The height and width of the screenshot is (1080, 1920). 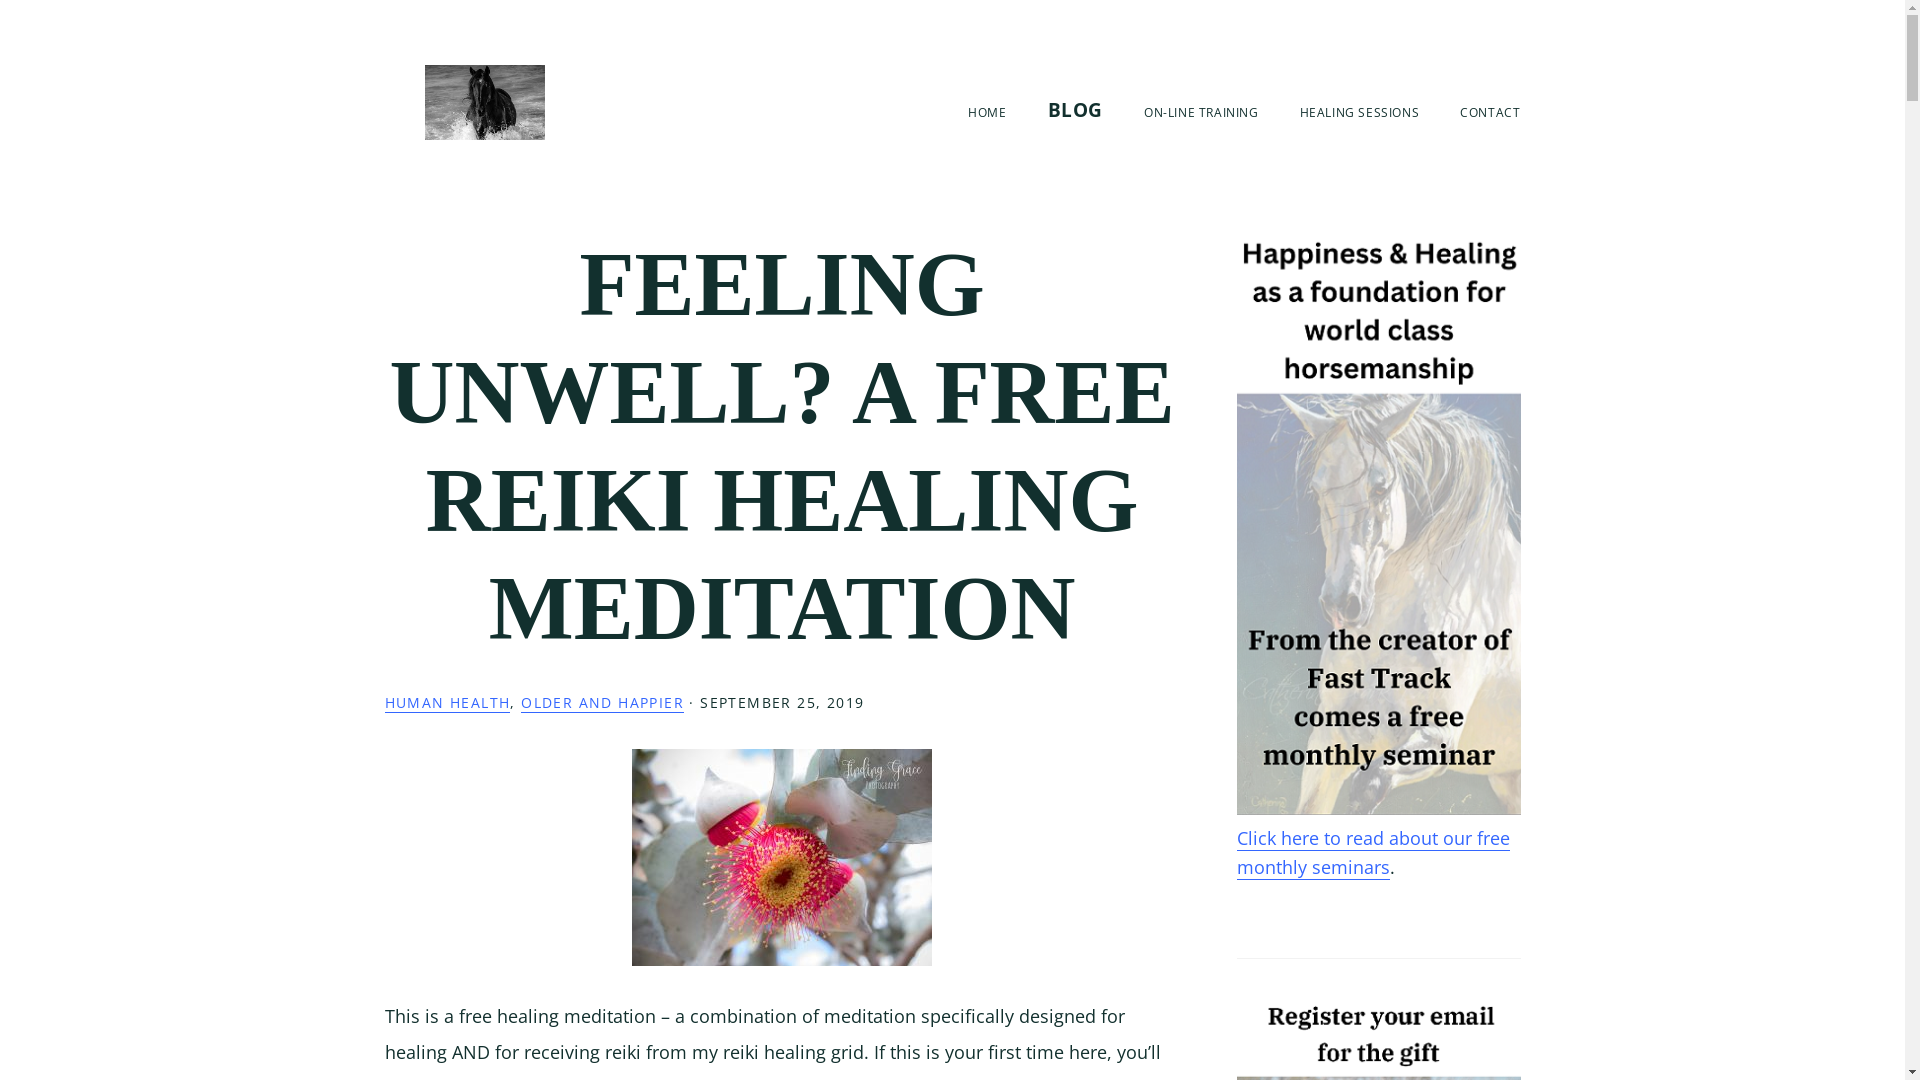 I want to click on 'HEALING SESSIONS', so click(x=1359, y=112).